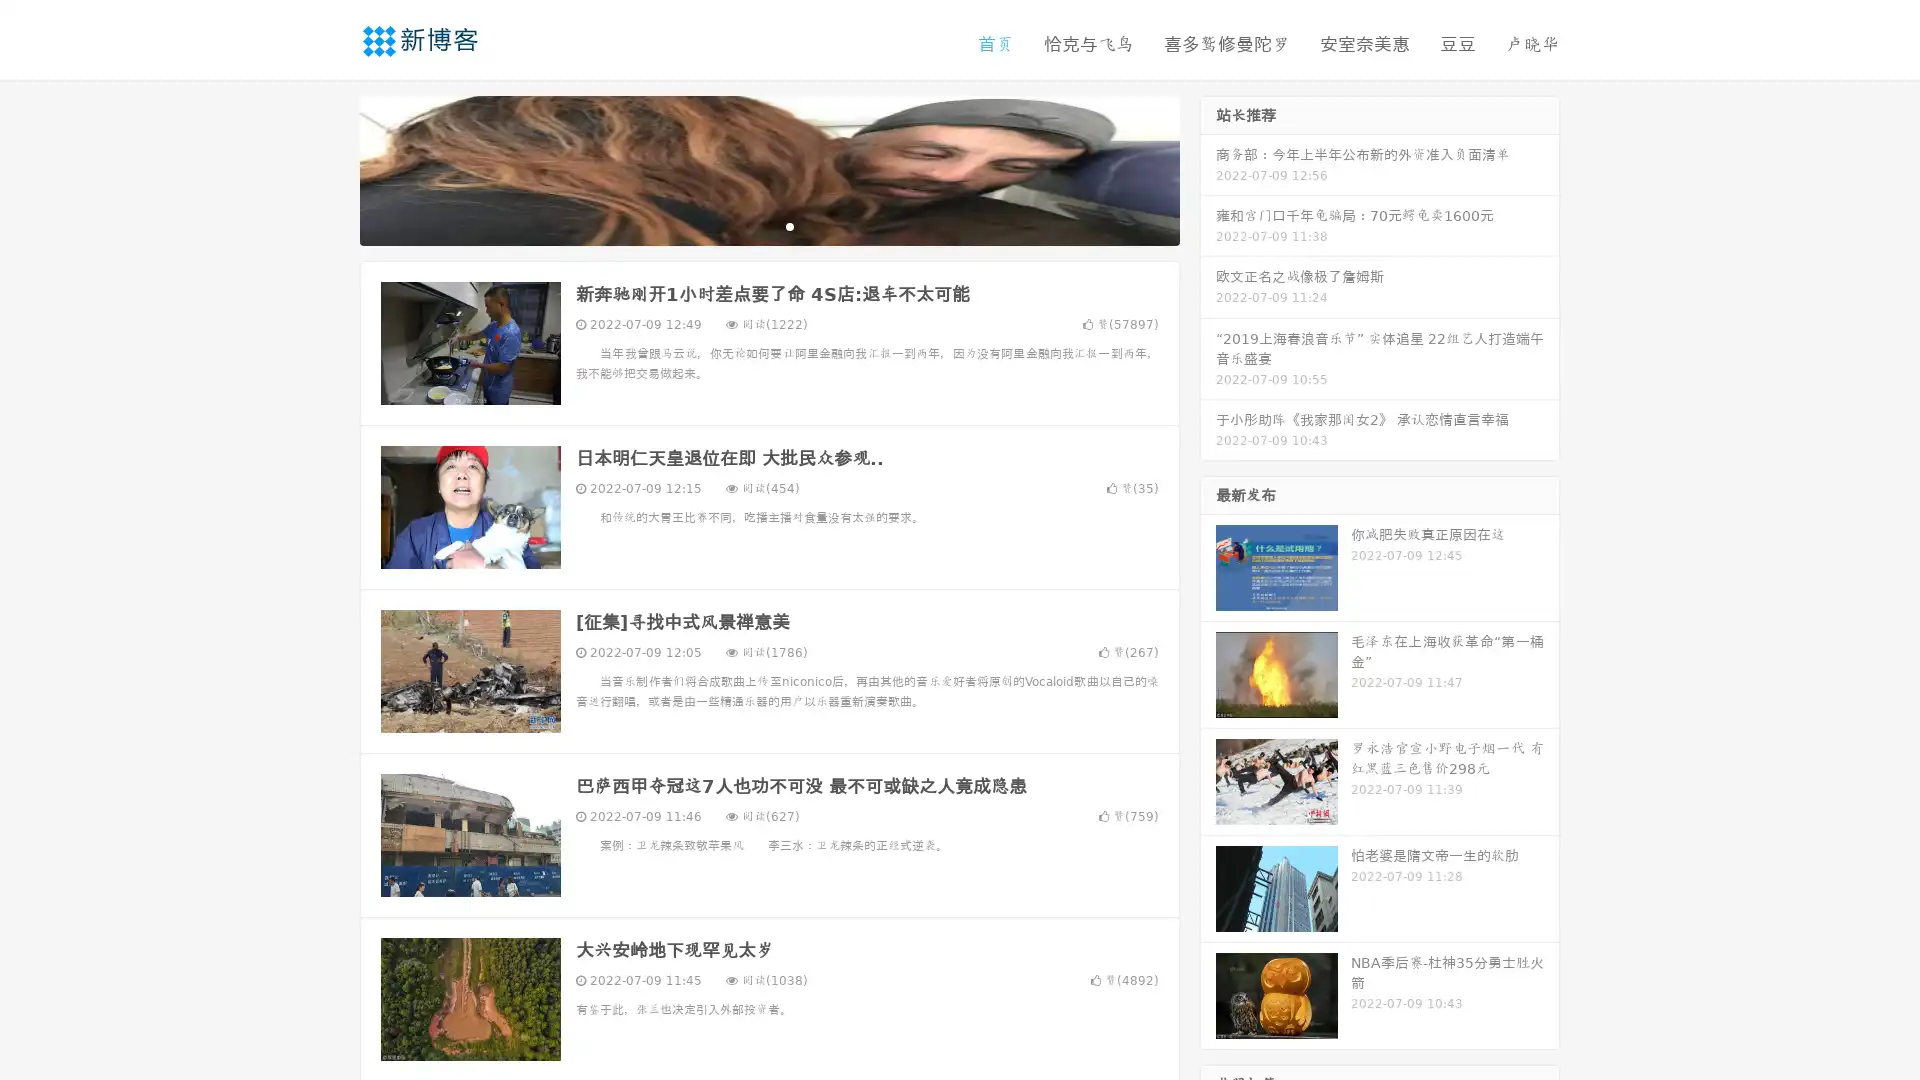 Image resolution: width=1920 pixels, height=1080 pixels. What do you see at coordinates (768, 225) in the screenshot?
I see `Go to slide 2` at bounding box center [768, 225].